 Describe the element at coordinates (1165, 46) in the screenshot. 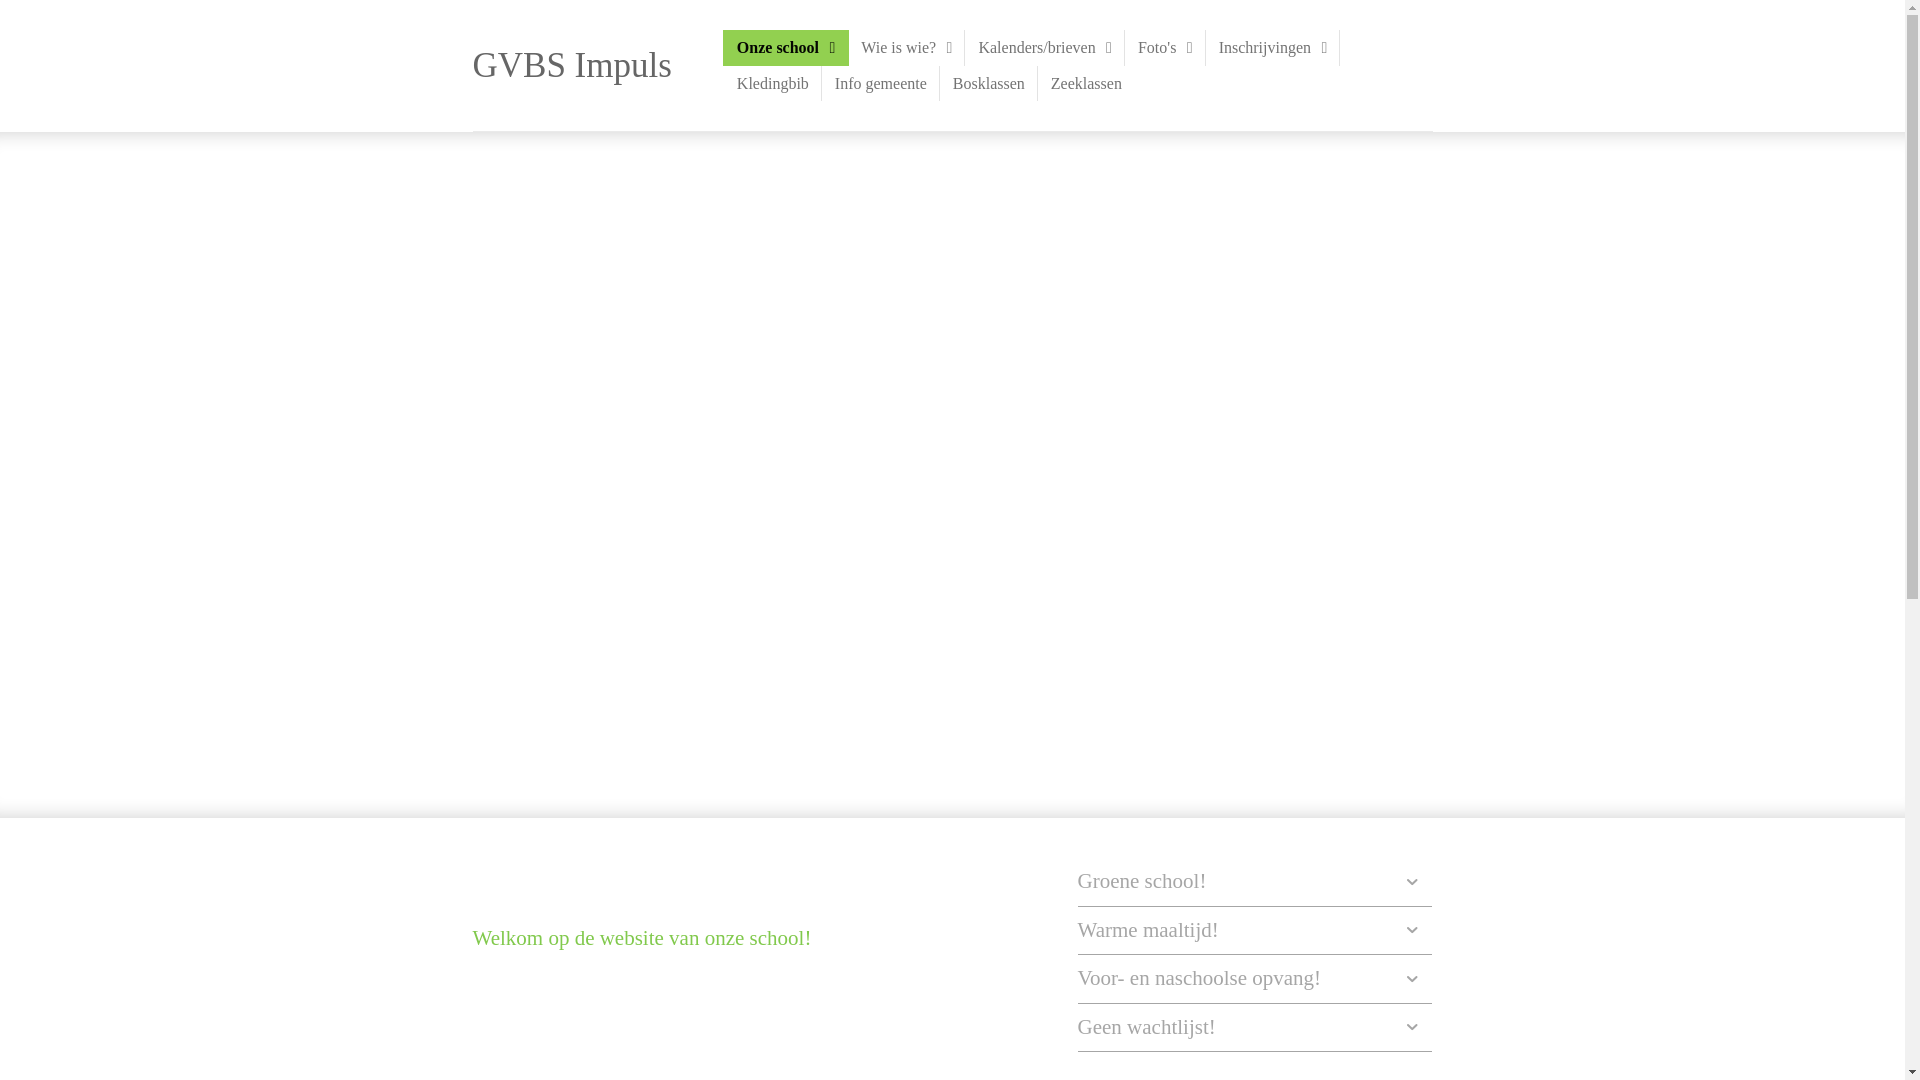

I see `'Foto's'` at that location.